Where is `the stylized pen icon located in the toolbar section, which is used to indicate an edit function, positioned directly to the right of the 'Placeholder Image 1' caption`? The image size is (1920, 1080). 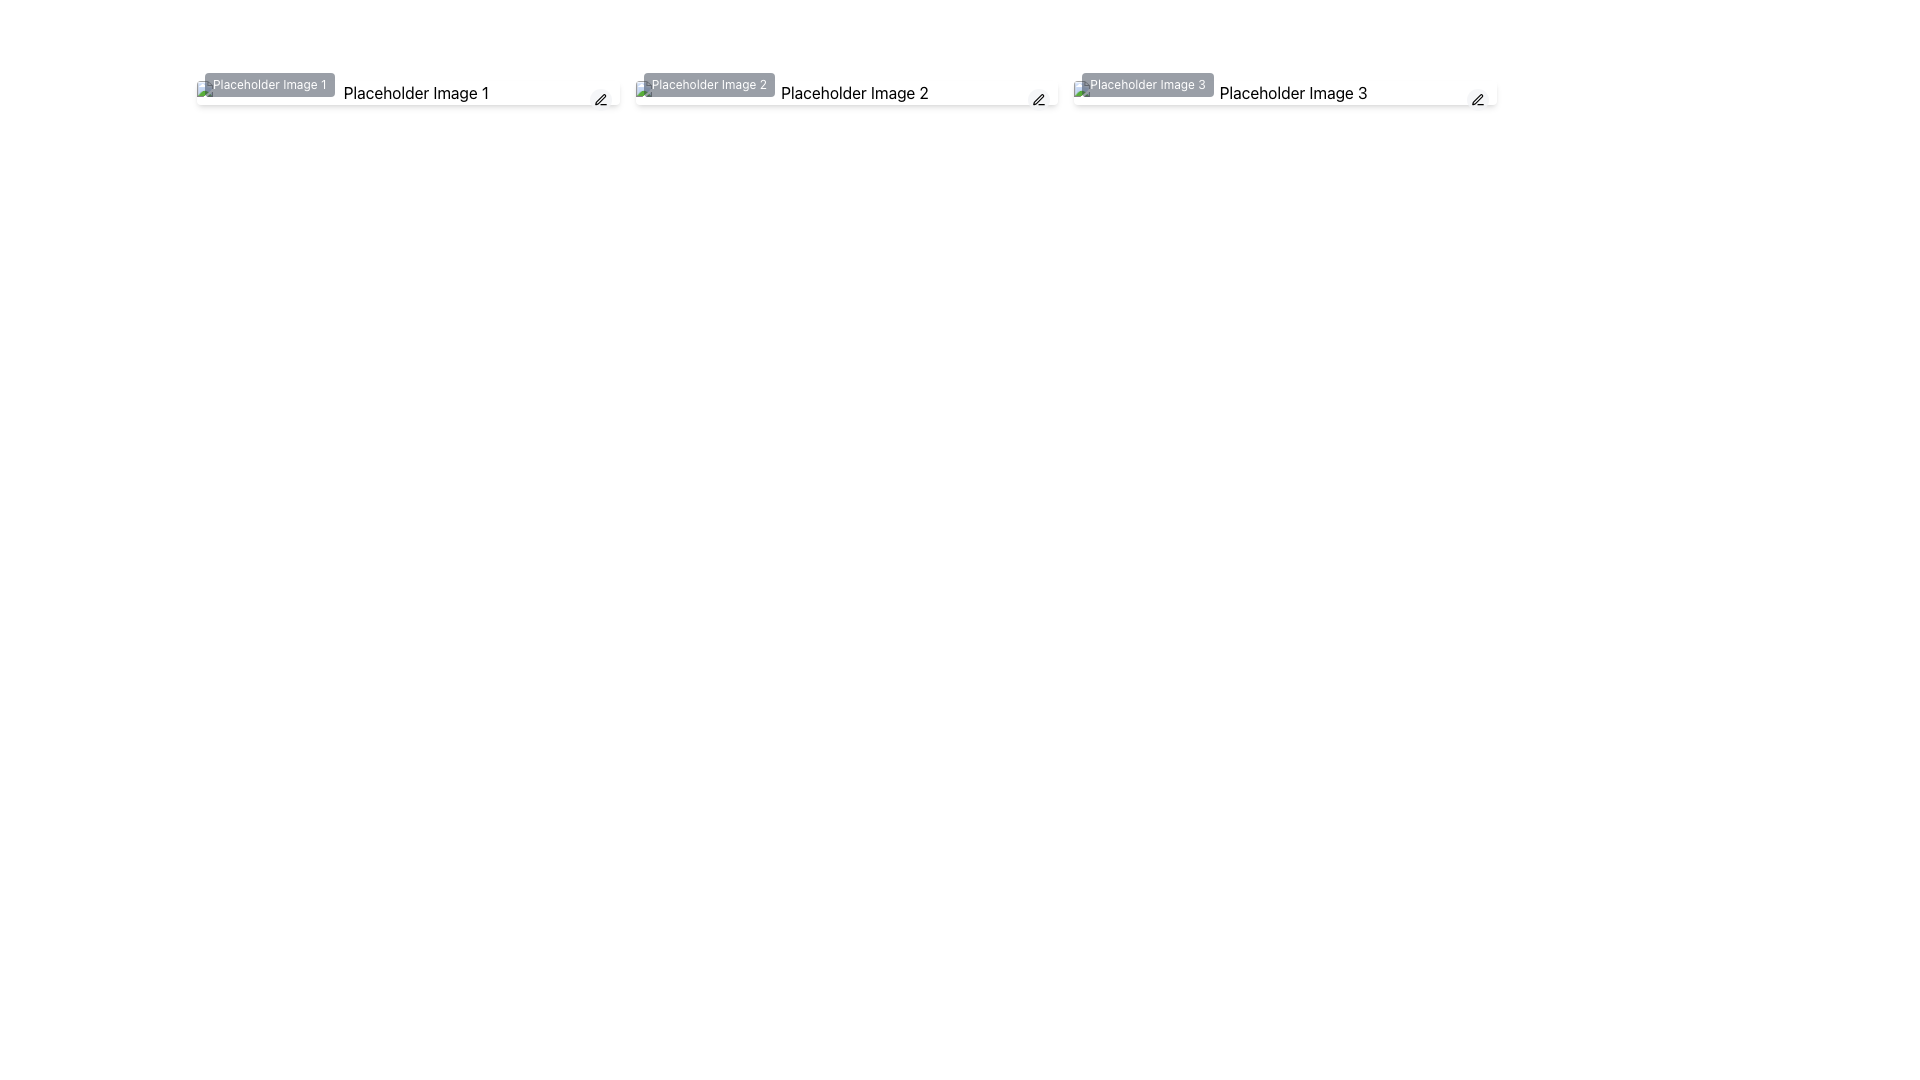 the stylized pen icon located in the toolbar section, which is used to indicate an edit function, positioned directly to the right of the 'Placeholder Image 1' caption is located at coordinates (599, 99).